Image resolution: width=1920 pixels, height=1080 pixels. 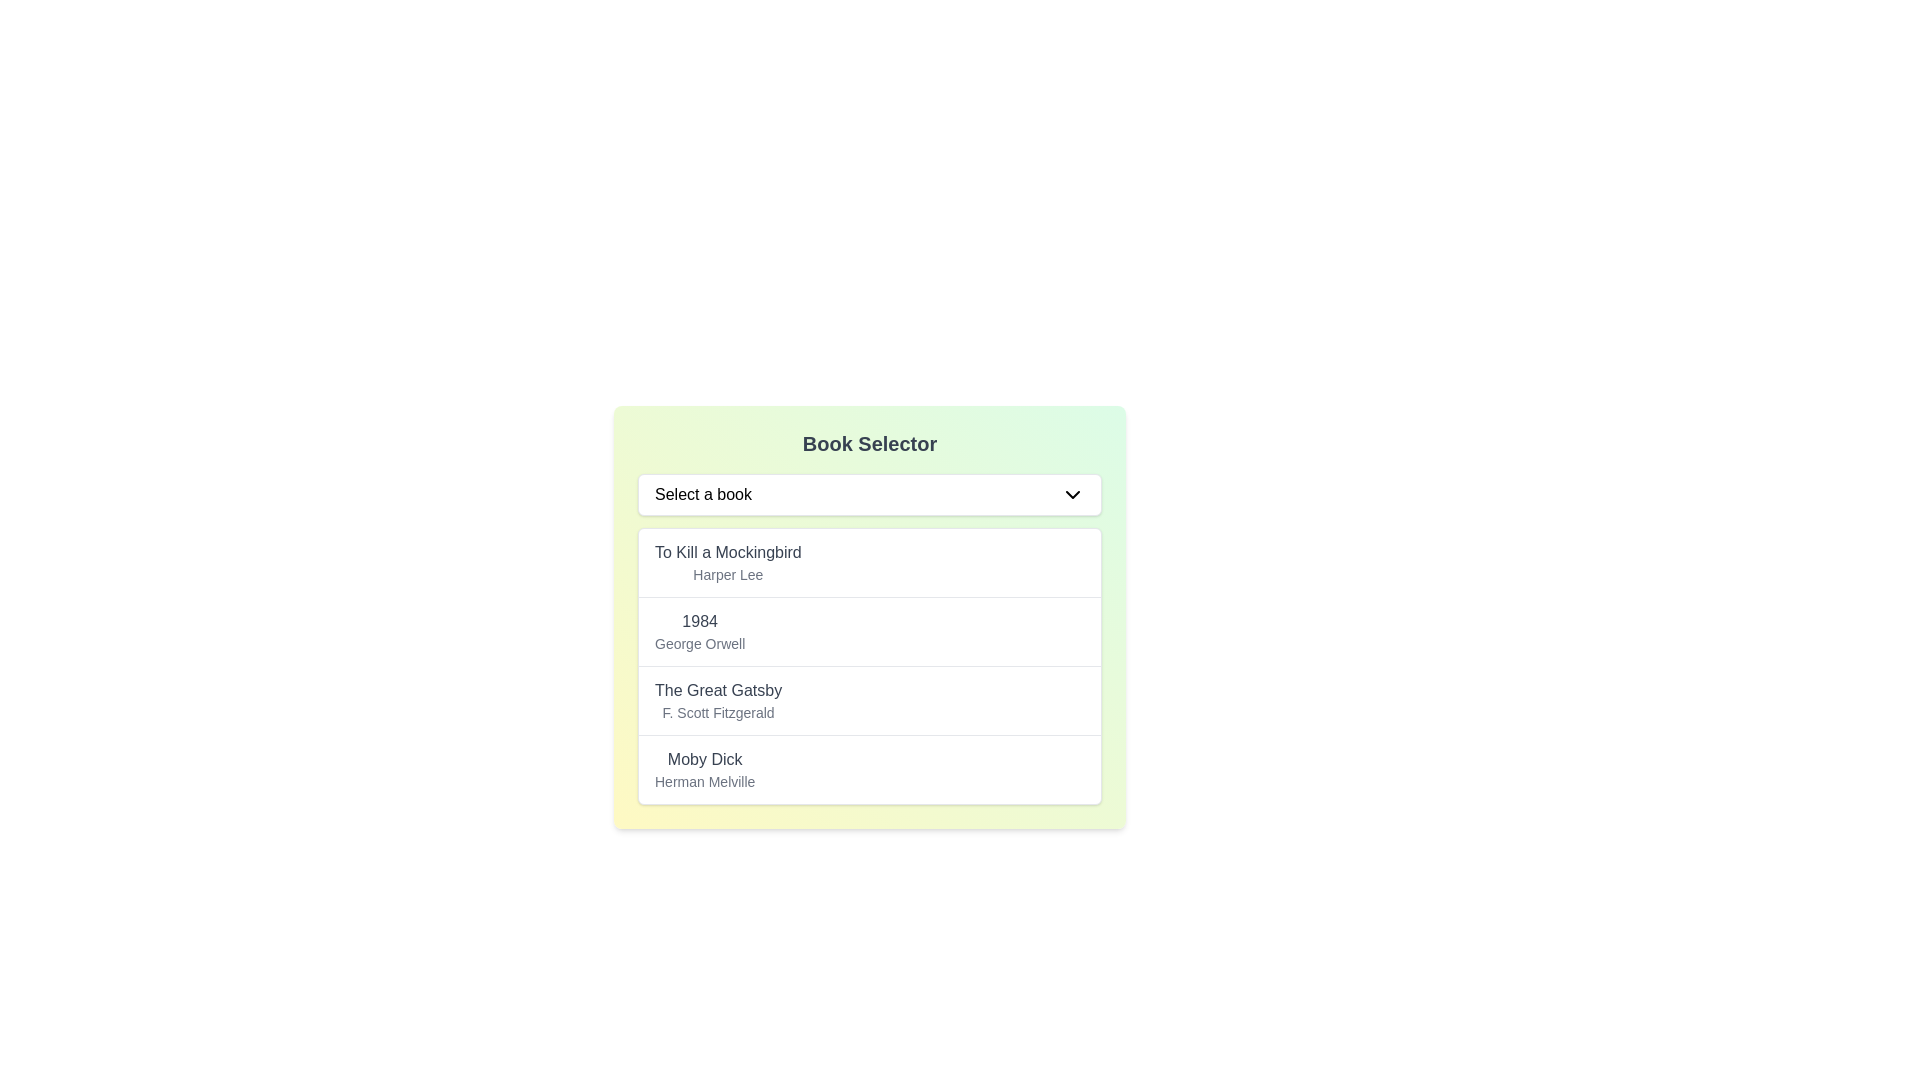 What do you see at coordinates (869, 631) in the screenshot?
I see `the selectable list item displaying '1984' by George Orwell` at bounding box center [869, 631].